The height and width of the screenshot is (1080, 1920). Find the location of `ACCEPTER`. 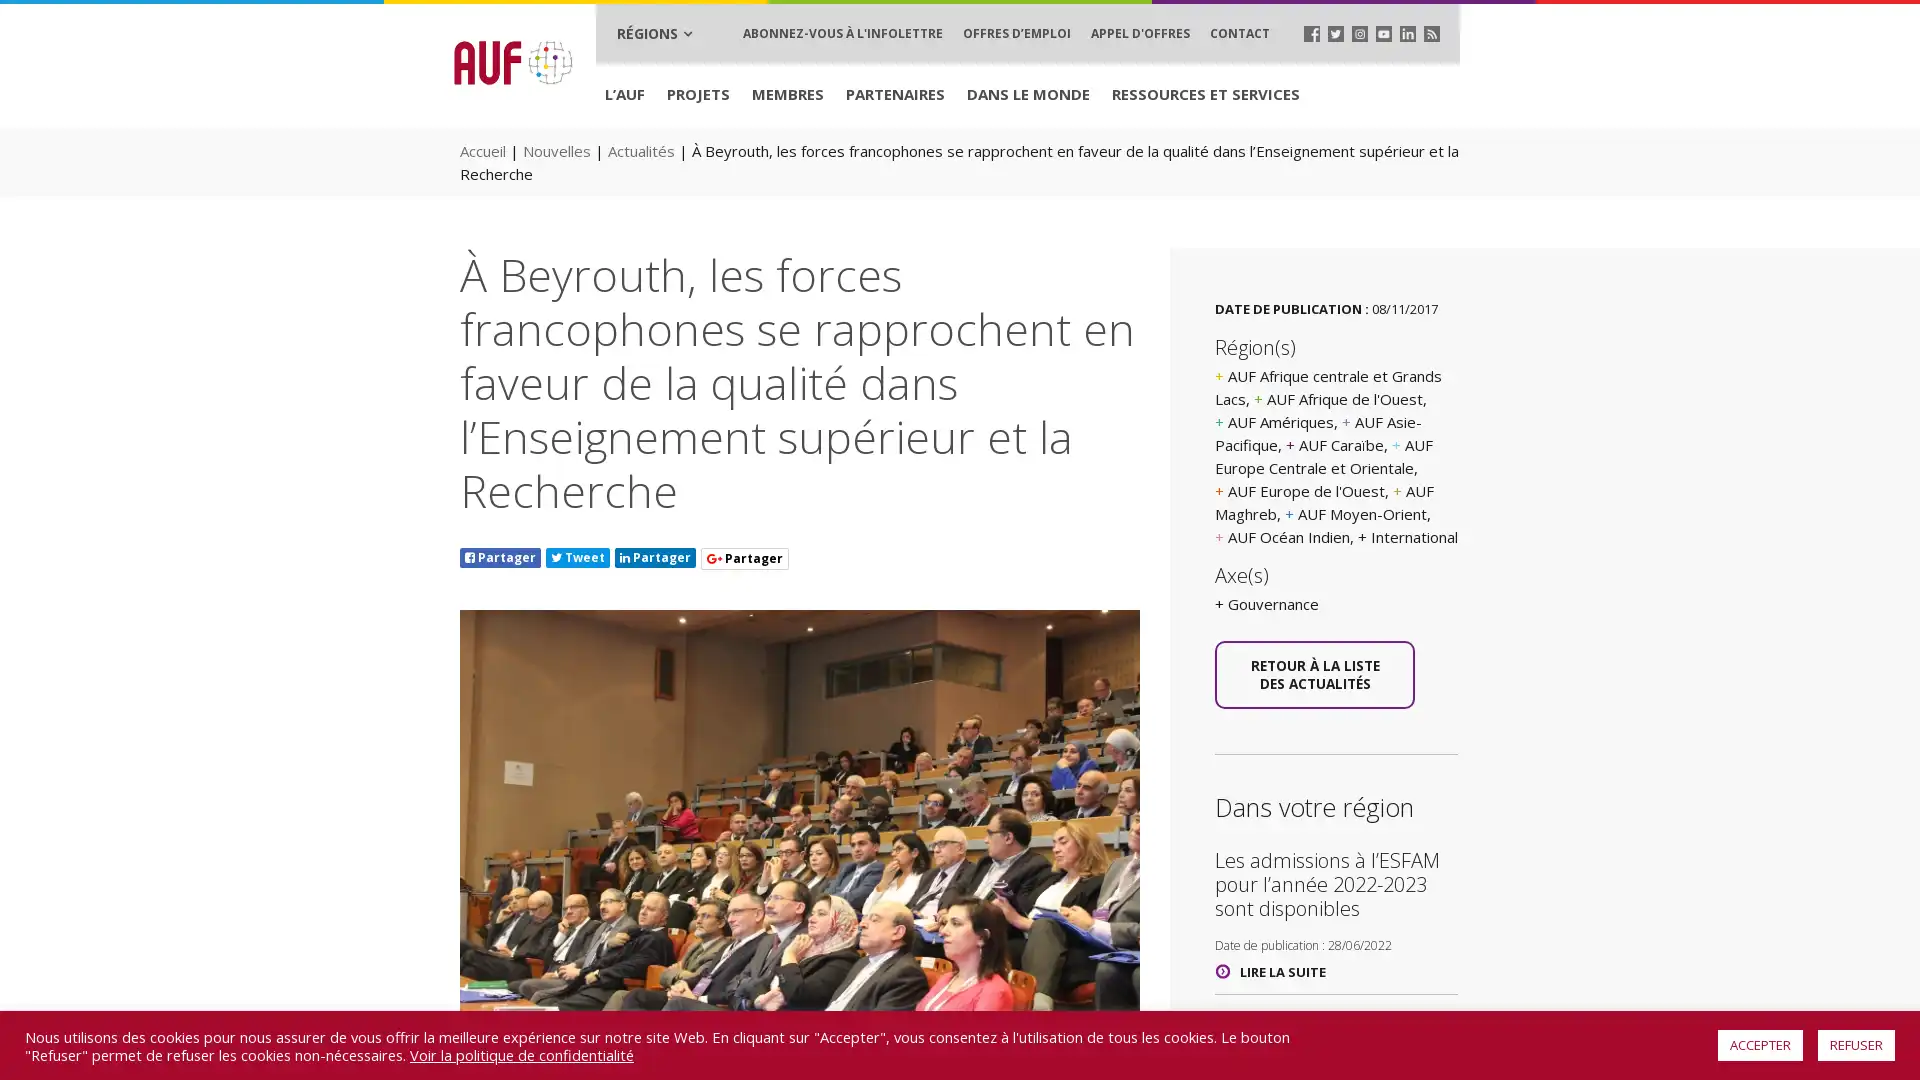

ACCEPTER is located at coordinates (1760, 1044).